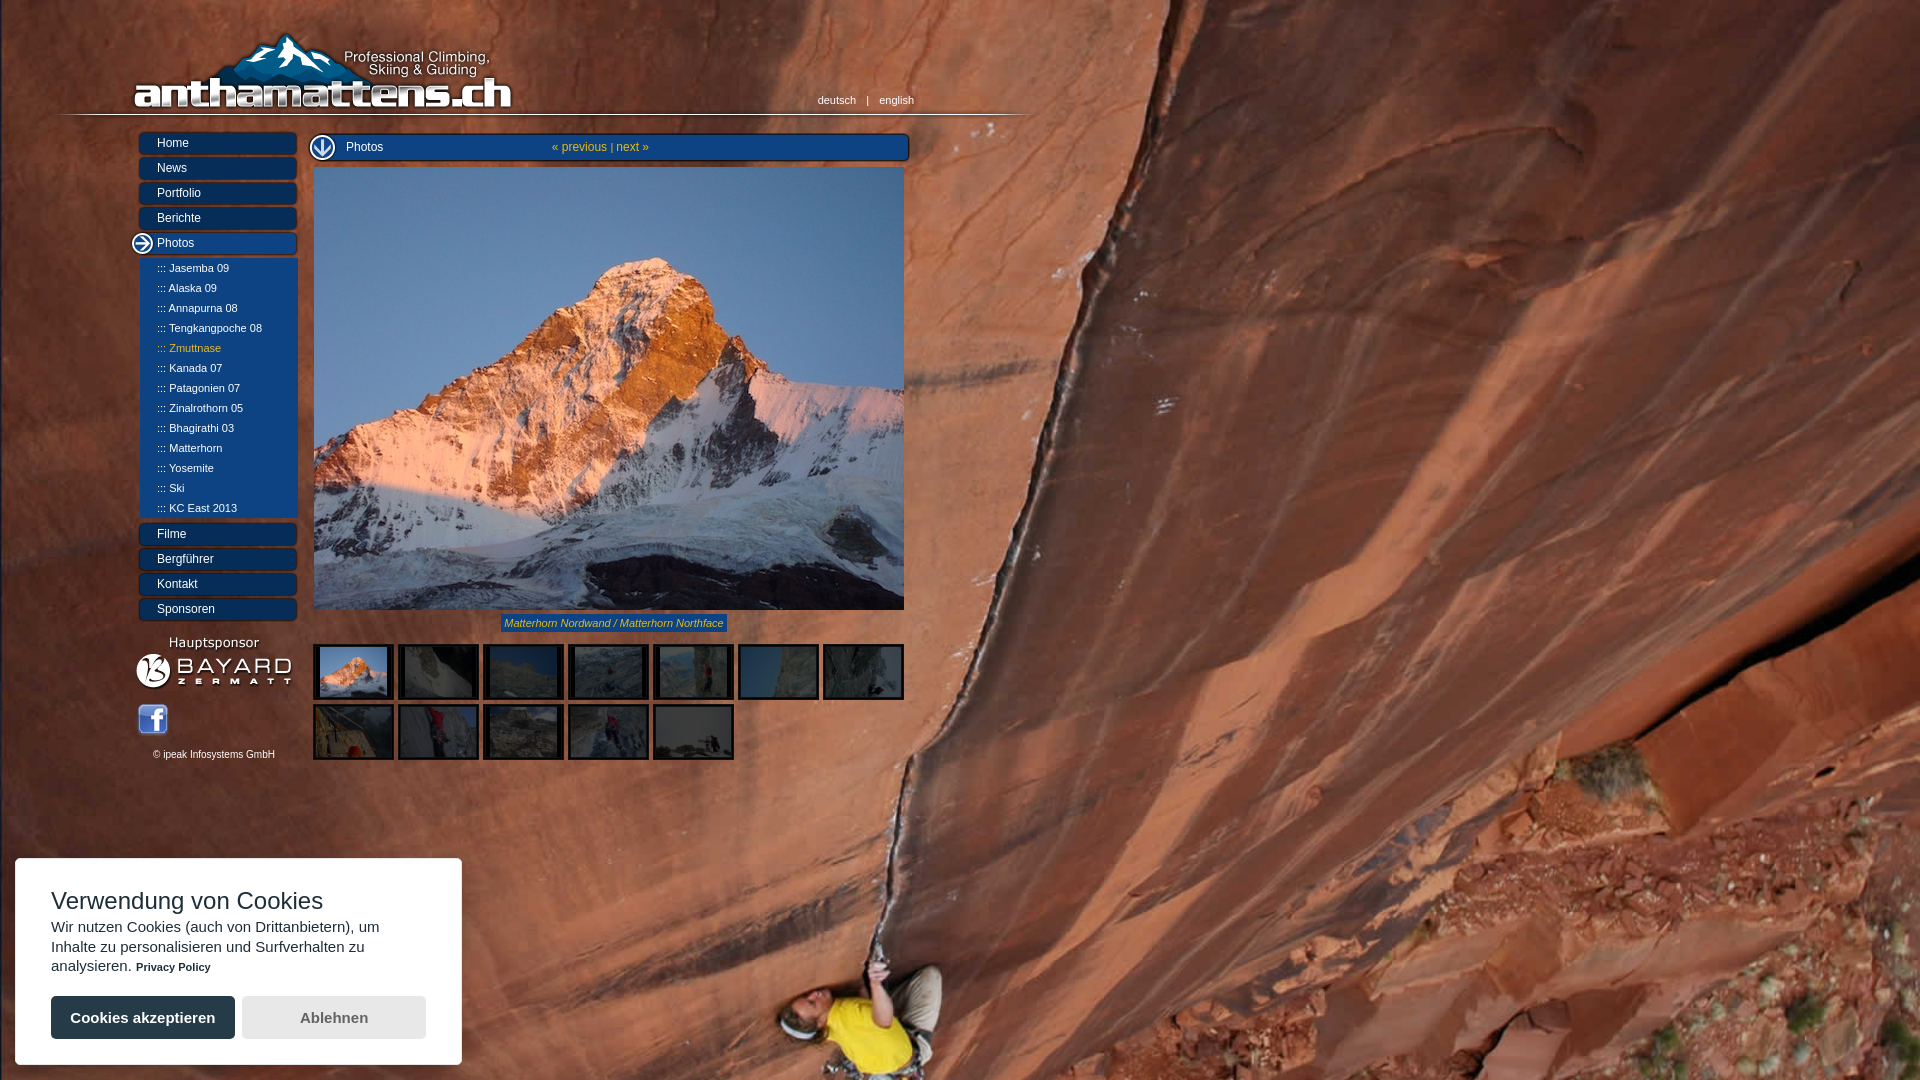 The image size is (1920, 1080). What do you see at coordinates (837, 100) in the screenshot?
I see `'deutsch'` at bounding box center [837, 100].